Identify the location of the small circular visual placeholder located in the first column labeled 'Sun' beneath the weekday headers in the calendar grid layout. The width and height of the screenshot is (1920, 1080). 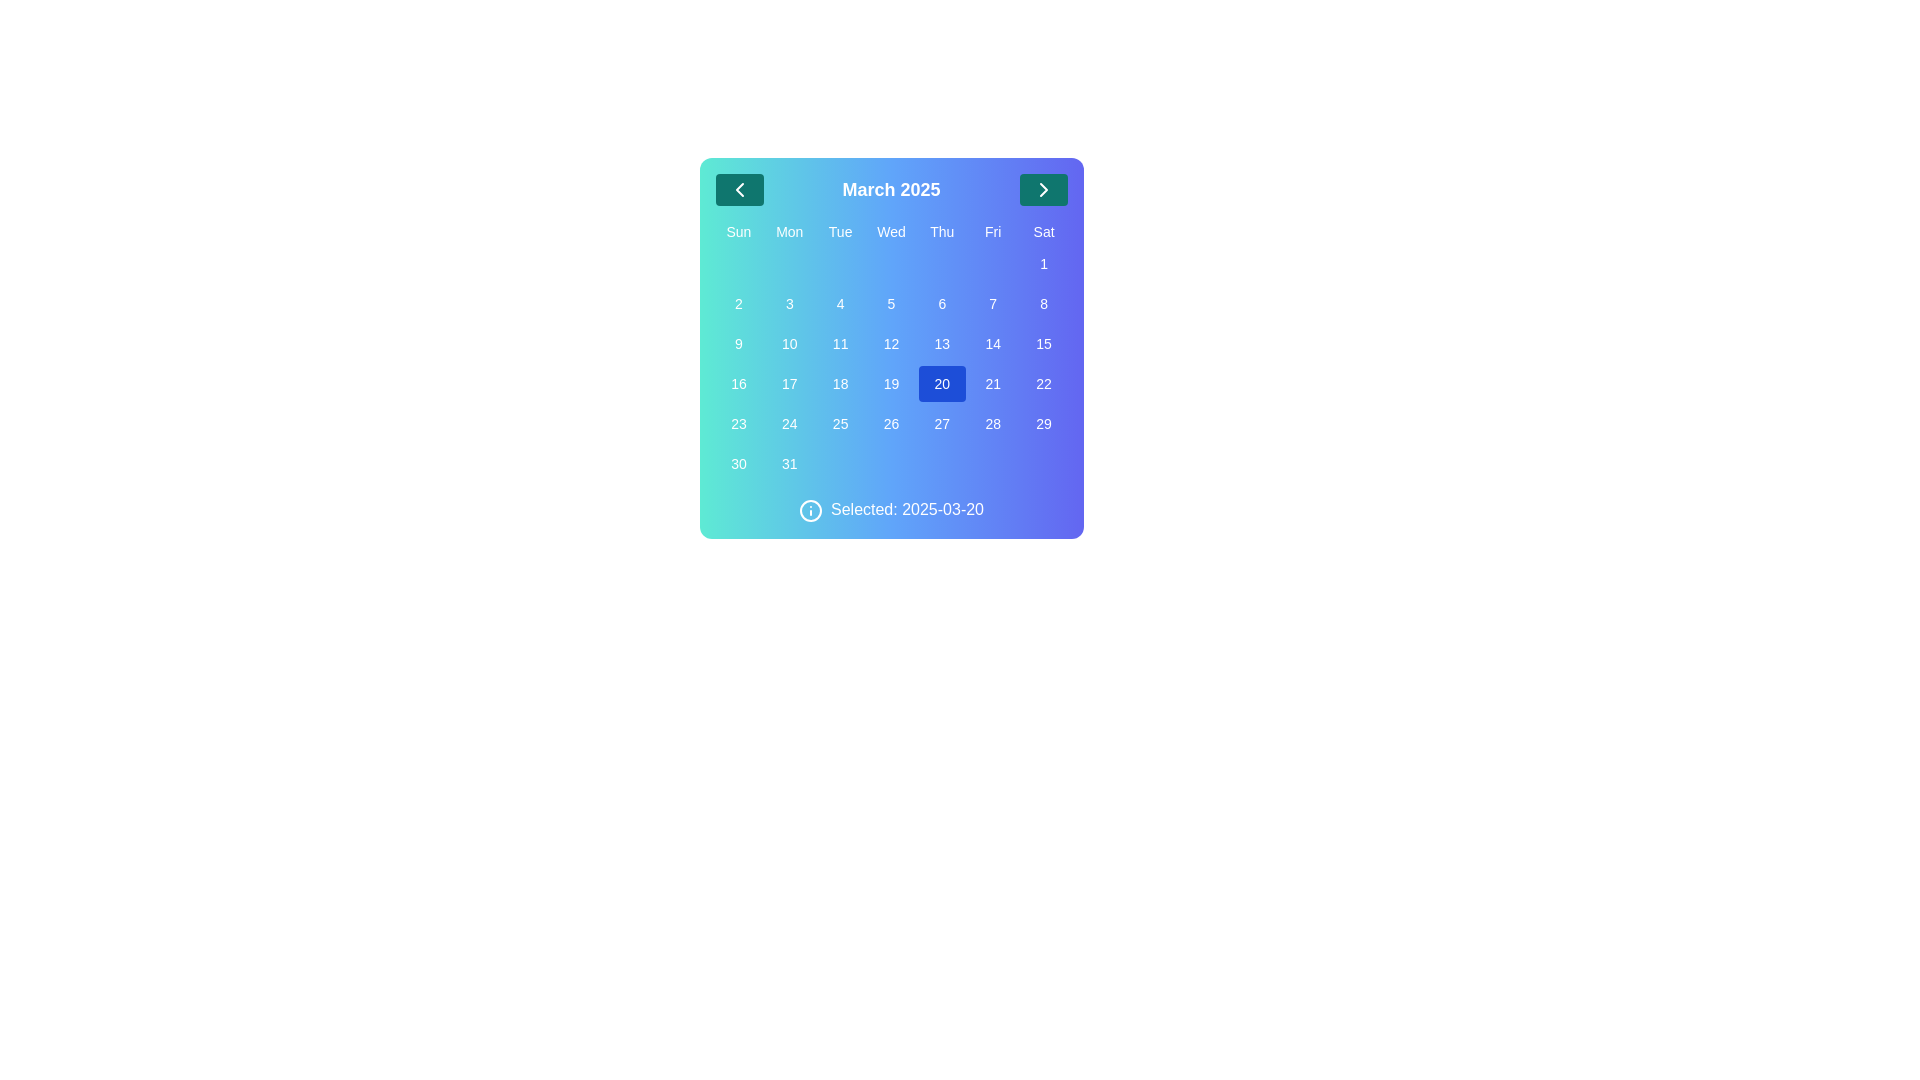
(738, 262).